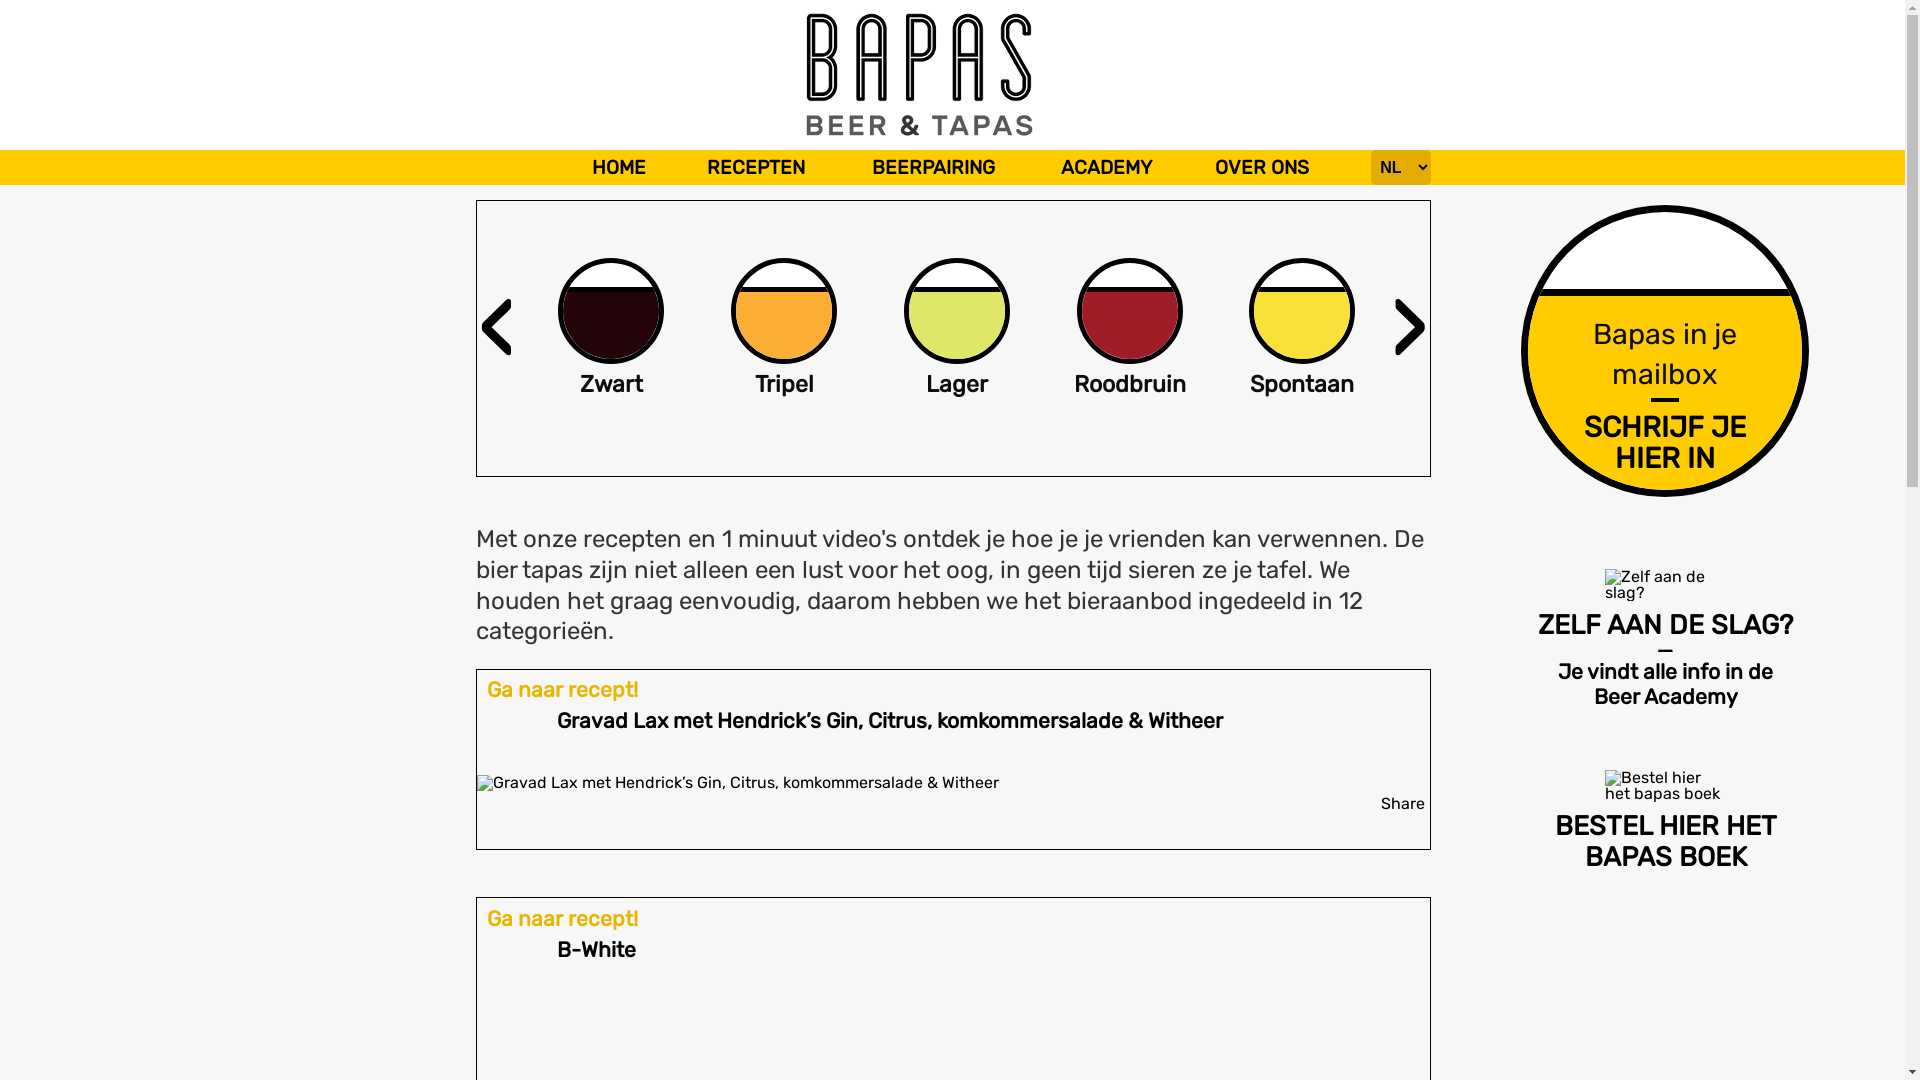 This screenshot has height=1080, width=1920. What do you see at coordinates (618, 166) in the screenshot?
I see `'HOME'` at bounding box center [618, 166].